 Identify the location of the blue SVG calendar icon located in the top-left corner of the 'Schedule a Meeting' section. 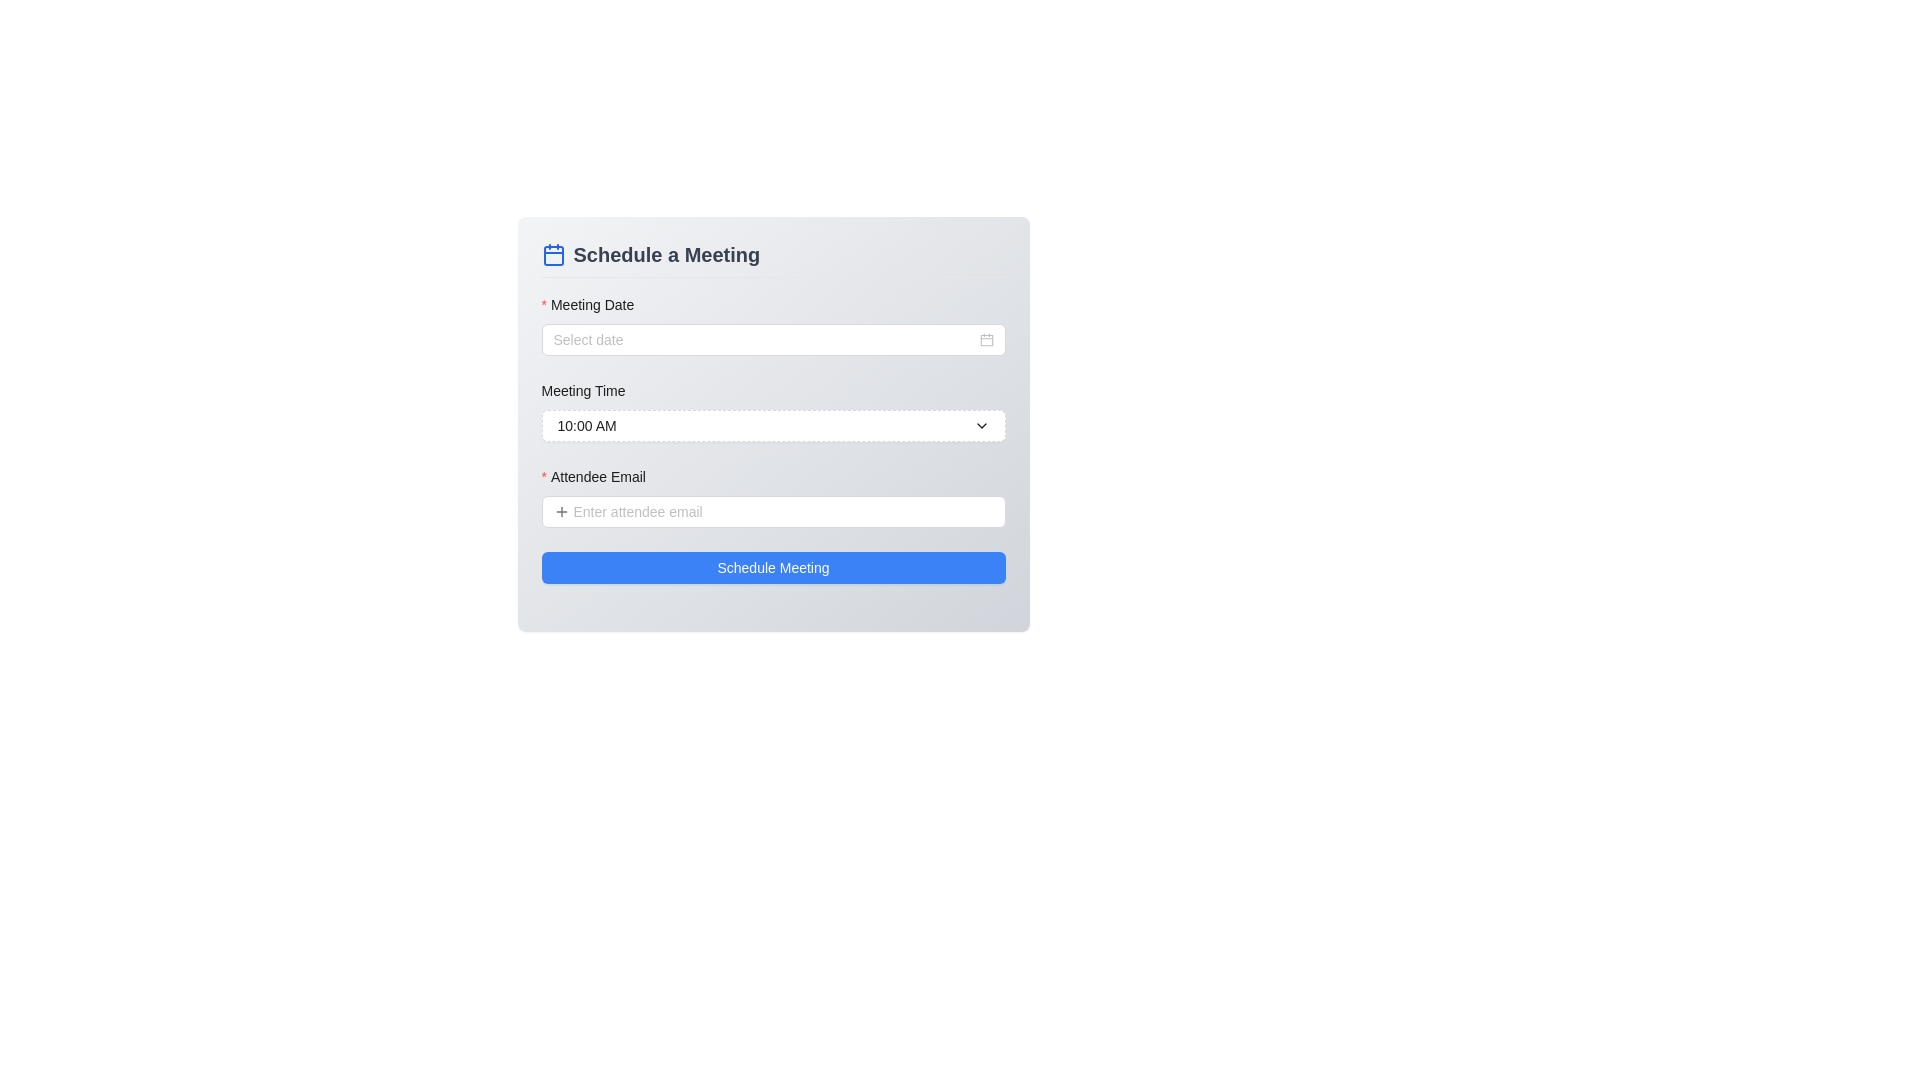
(553, 253).